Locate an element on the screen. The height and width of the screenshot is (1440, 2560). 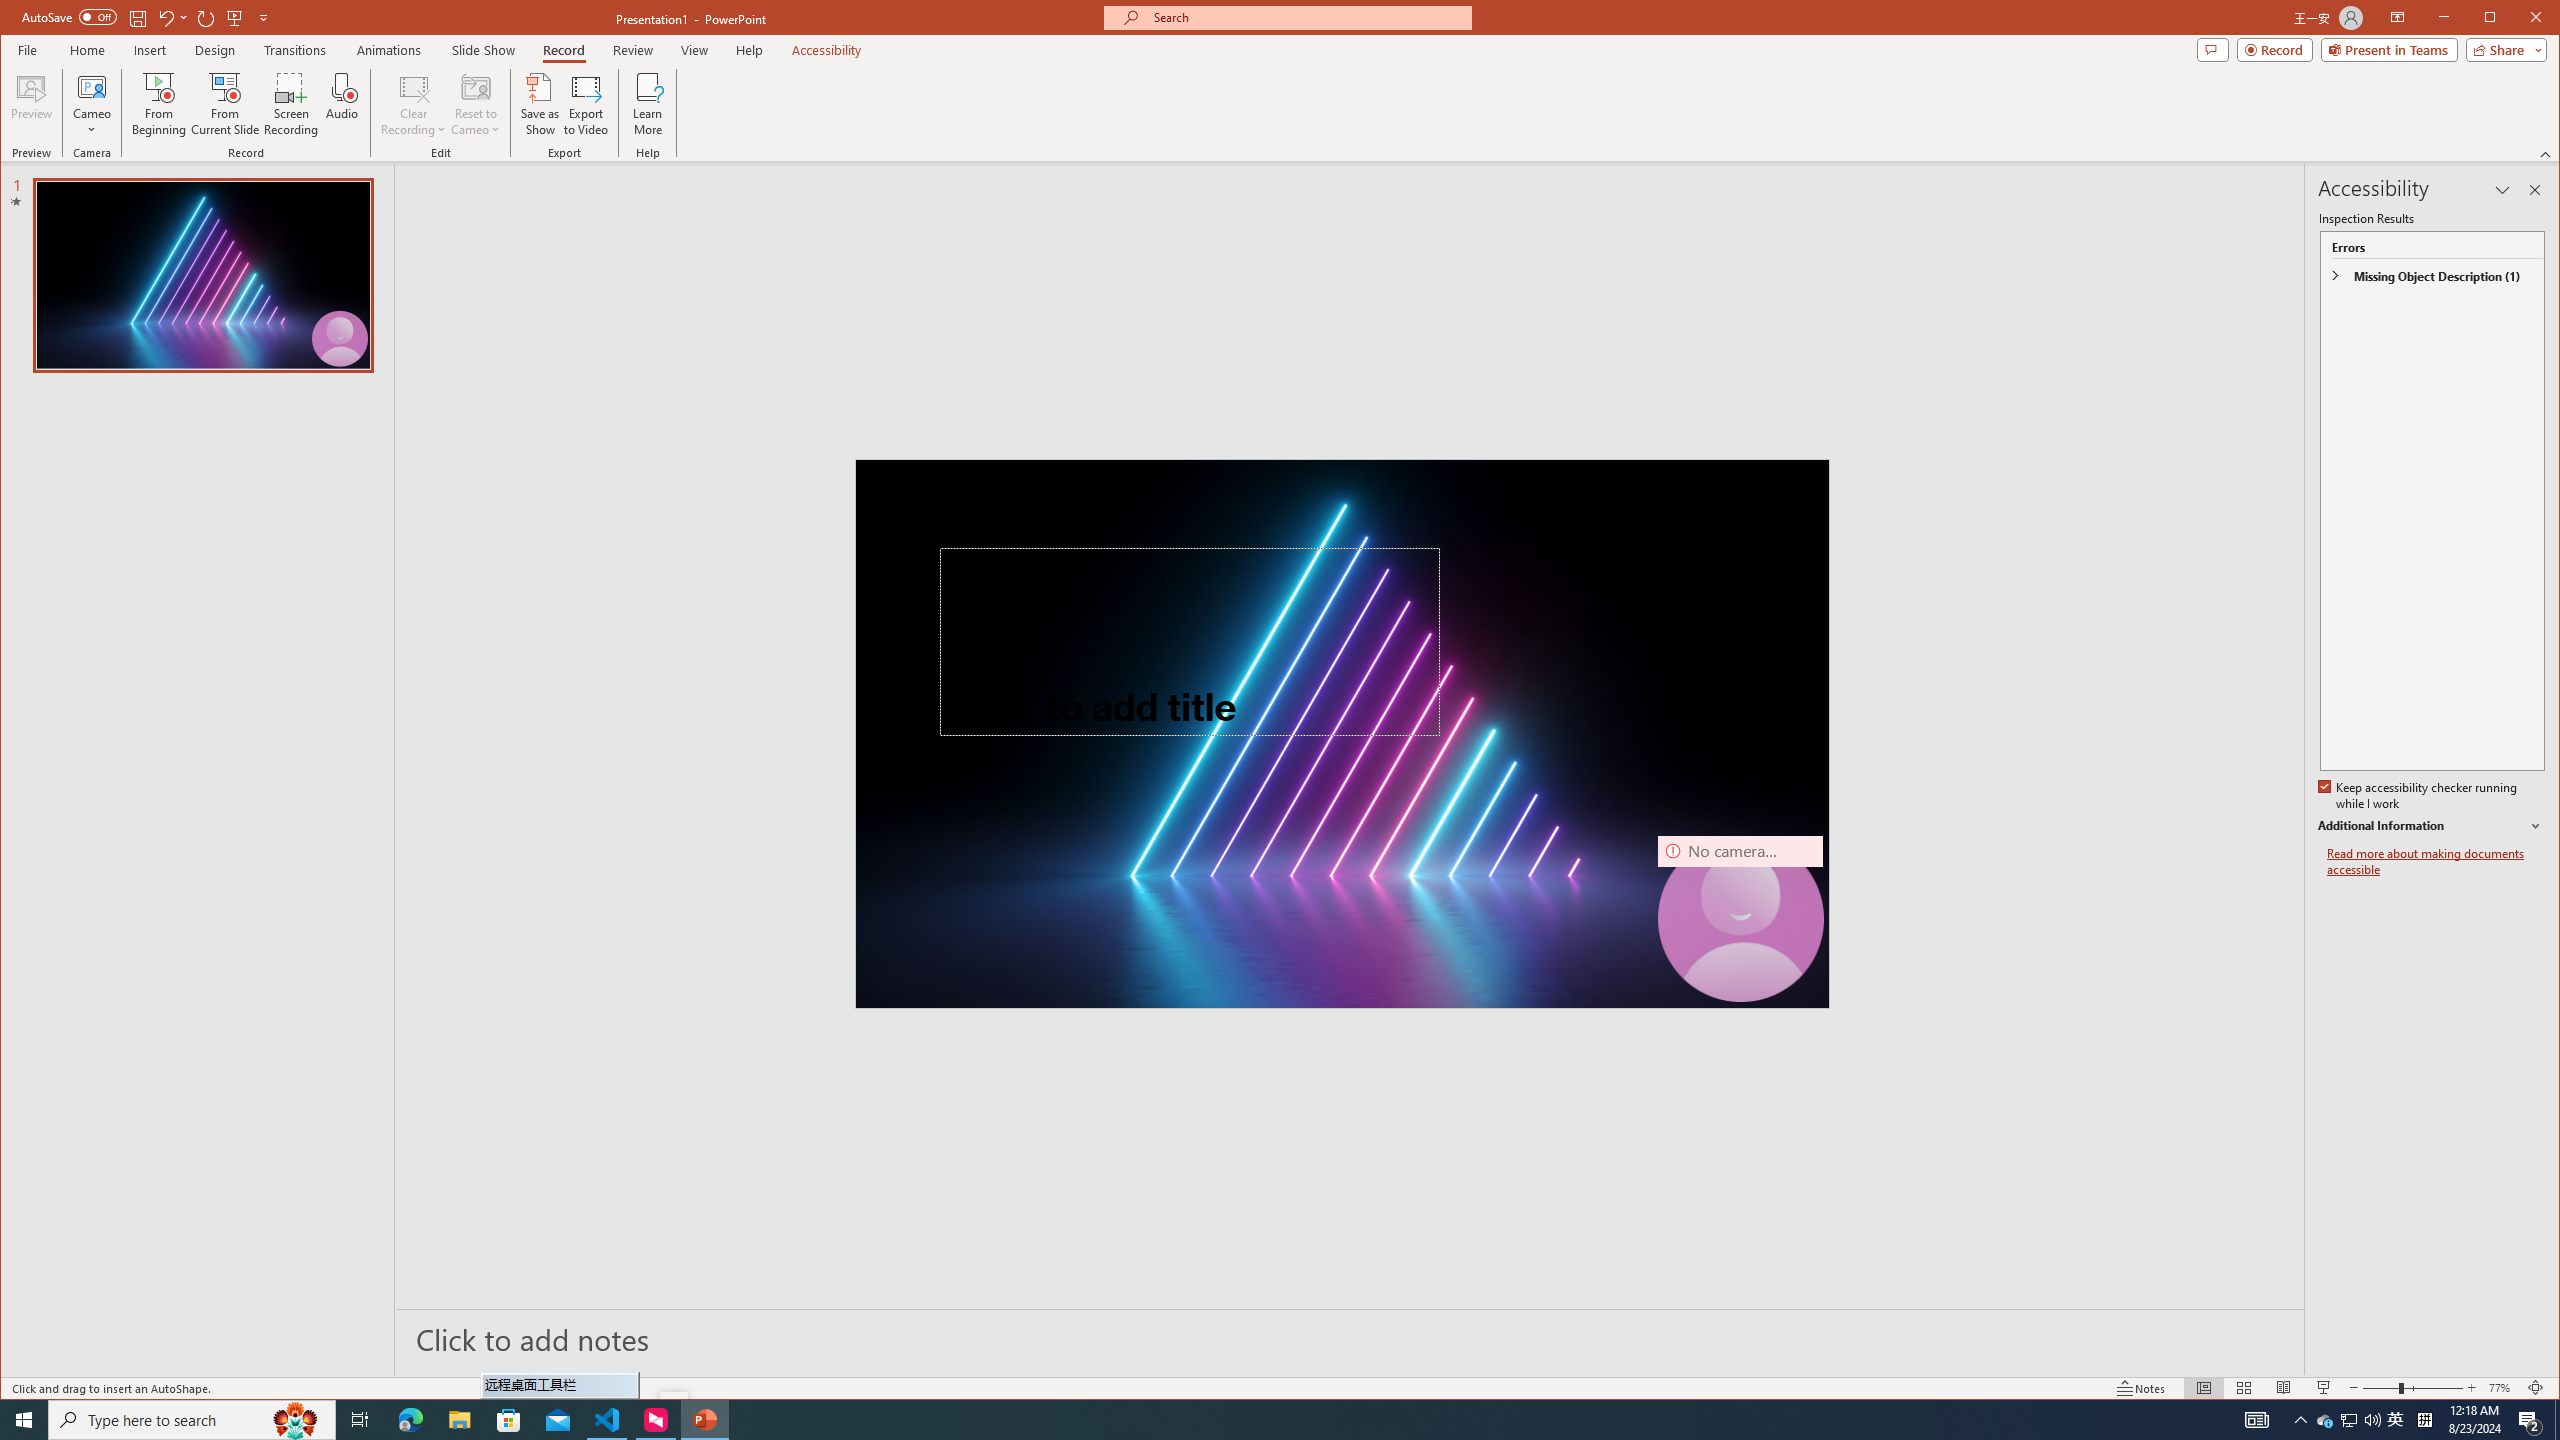
'Clear Recording' is located at coordinates (412, 103).